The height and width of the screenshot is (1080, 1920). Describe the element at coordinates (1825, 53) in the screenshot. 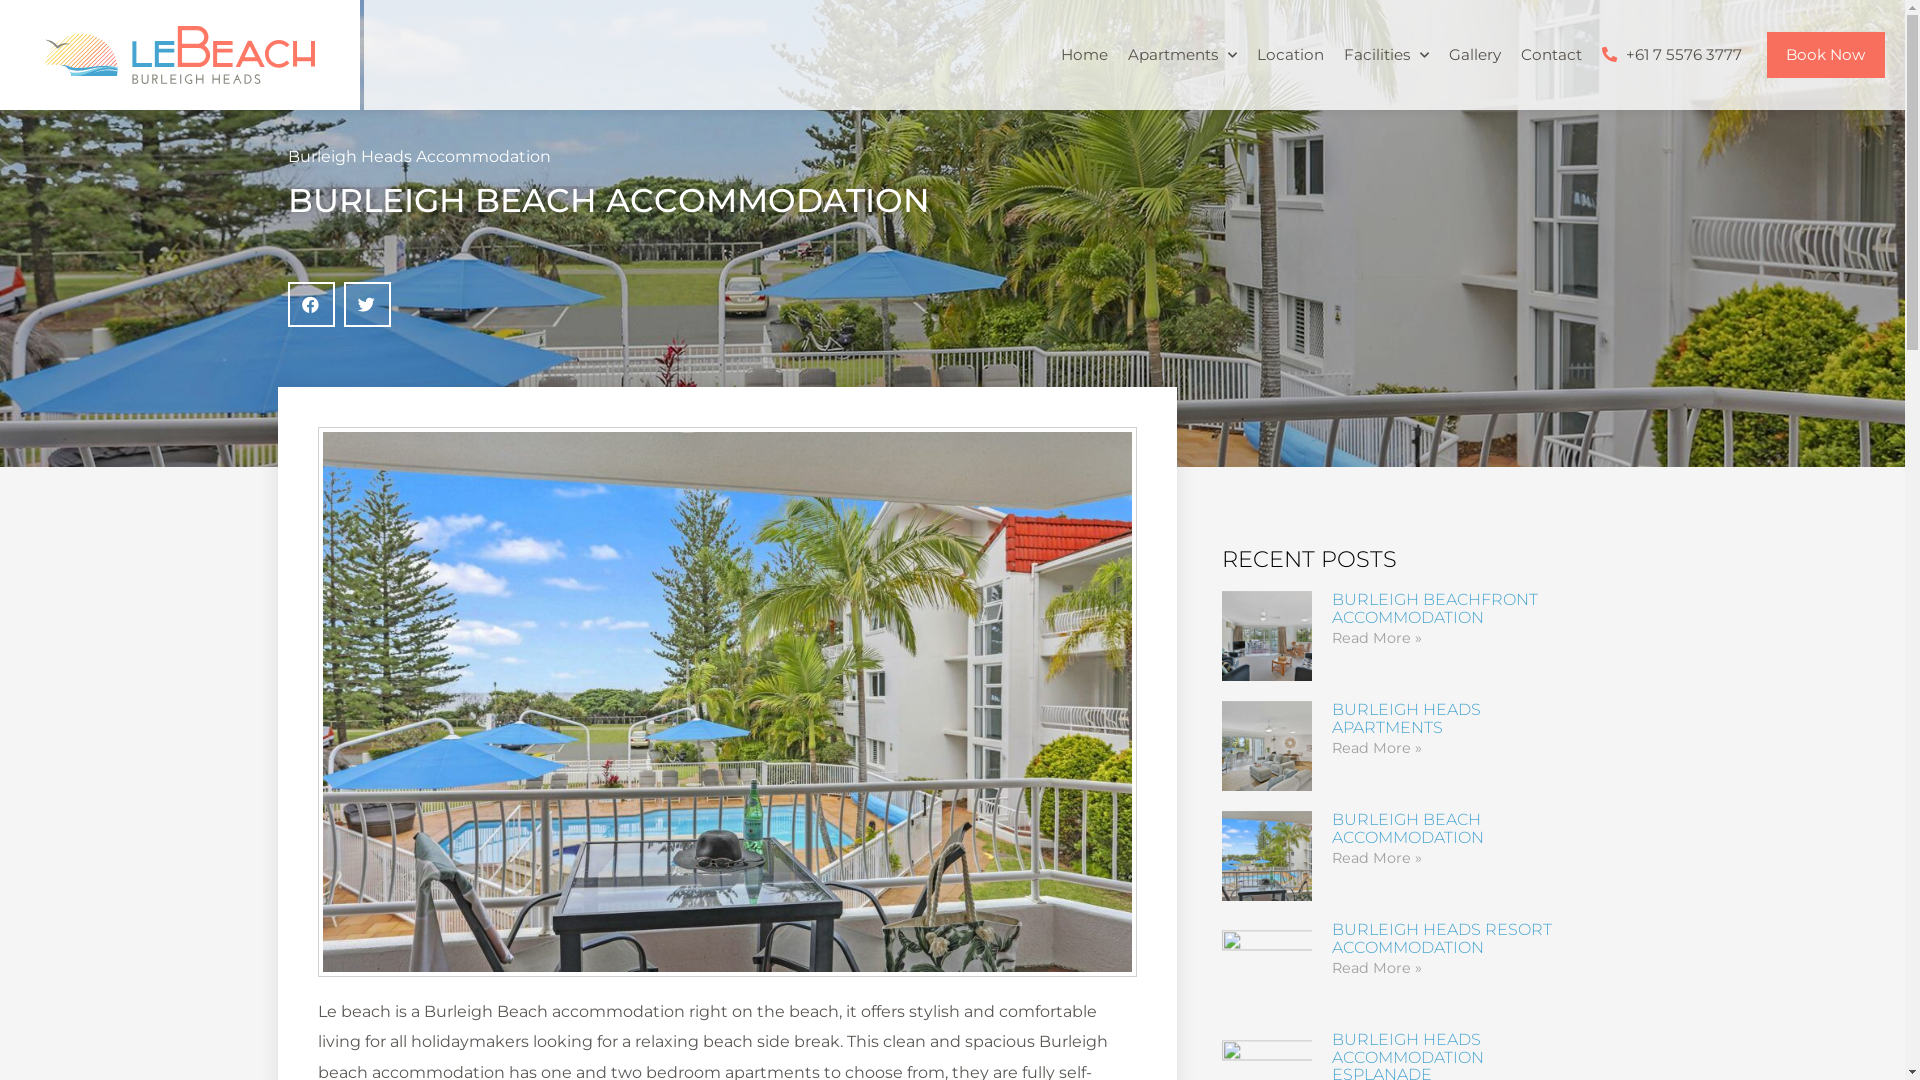

I see `'Book Now'` at that location.